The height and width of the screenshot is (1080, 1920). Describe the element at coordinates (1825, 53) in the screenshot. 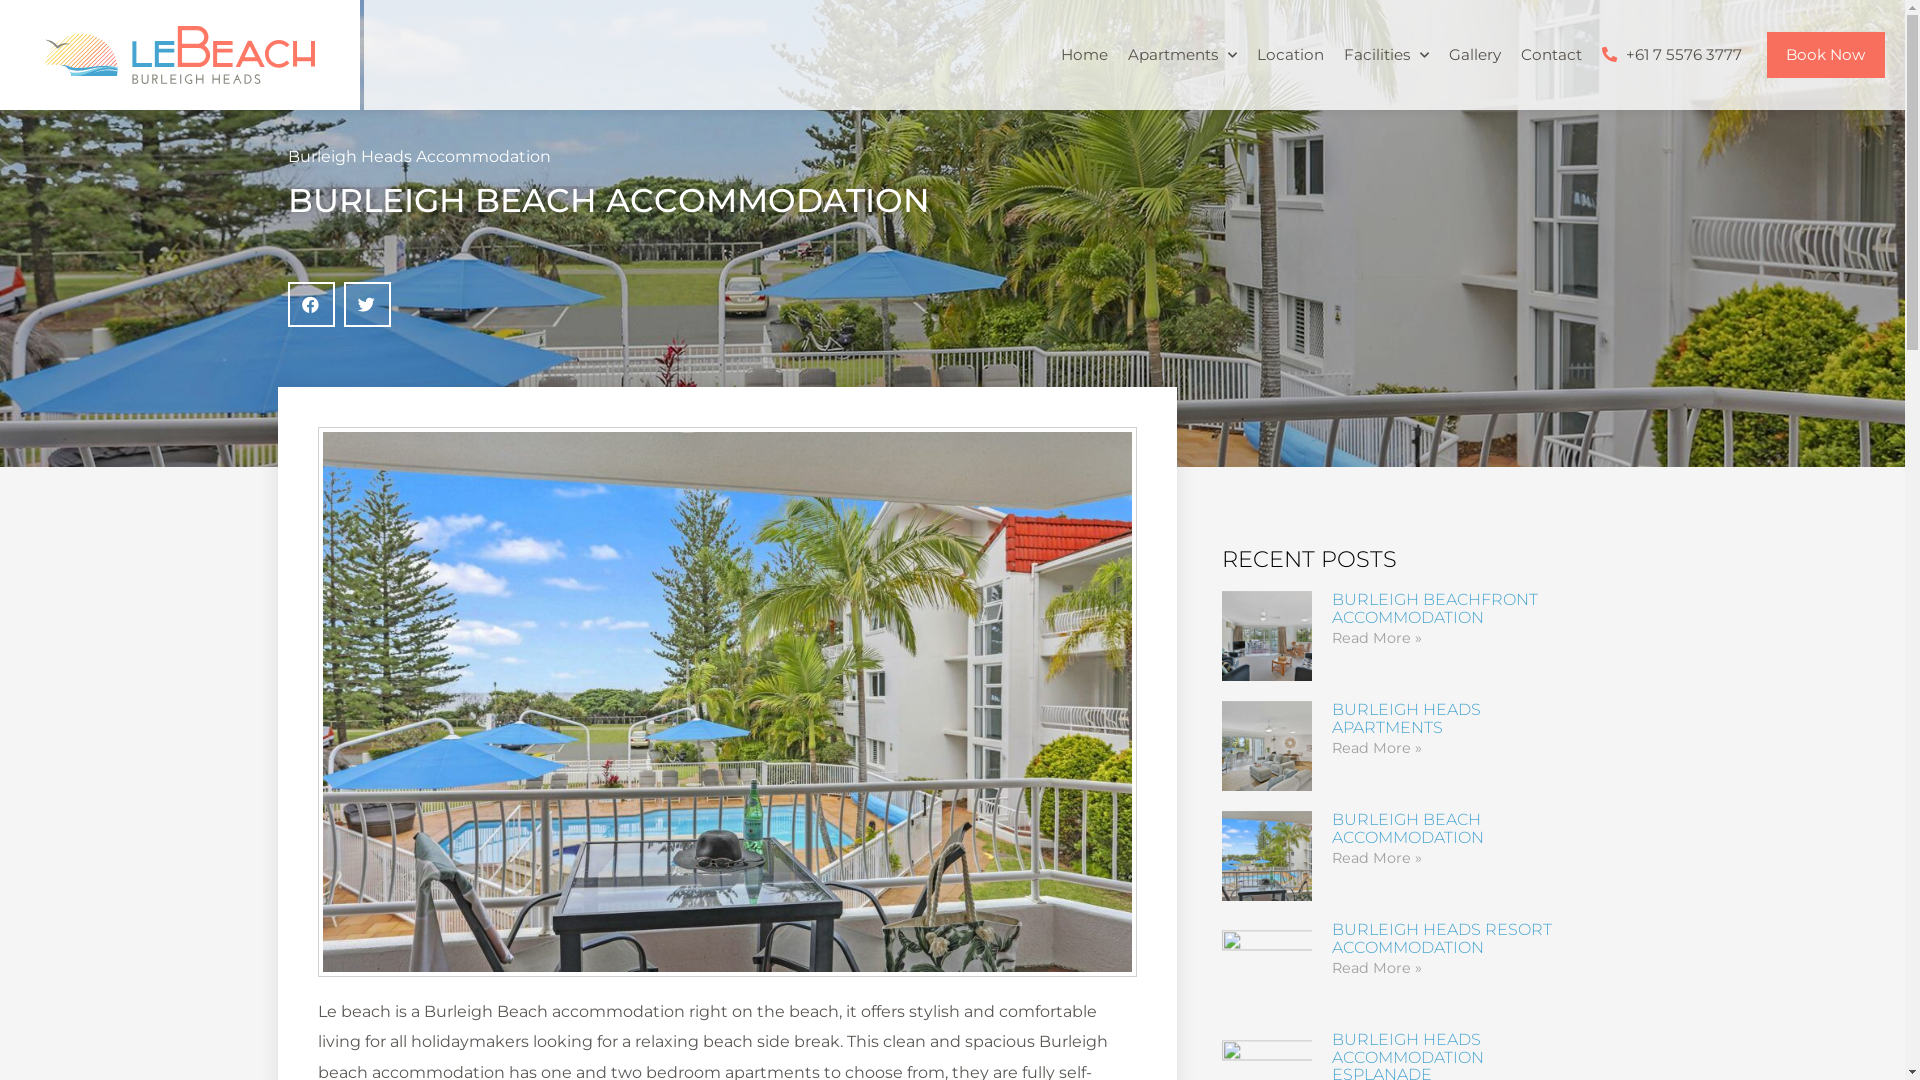

I see `'Book Now'` at that location.